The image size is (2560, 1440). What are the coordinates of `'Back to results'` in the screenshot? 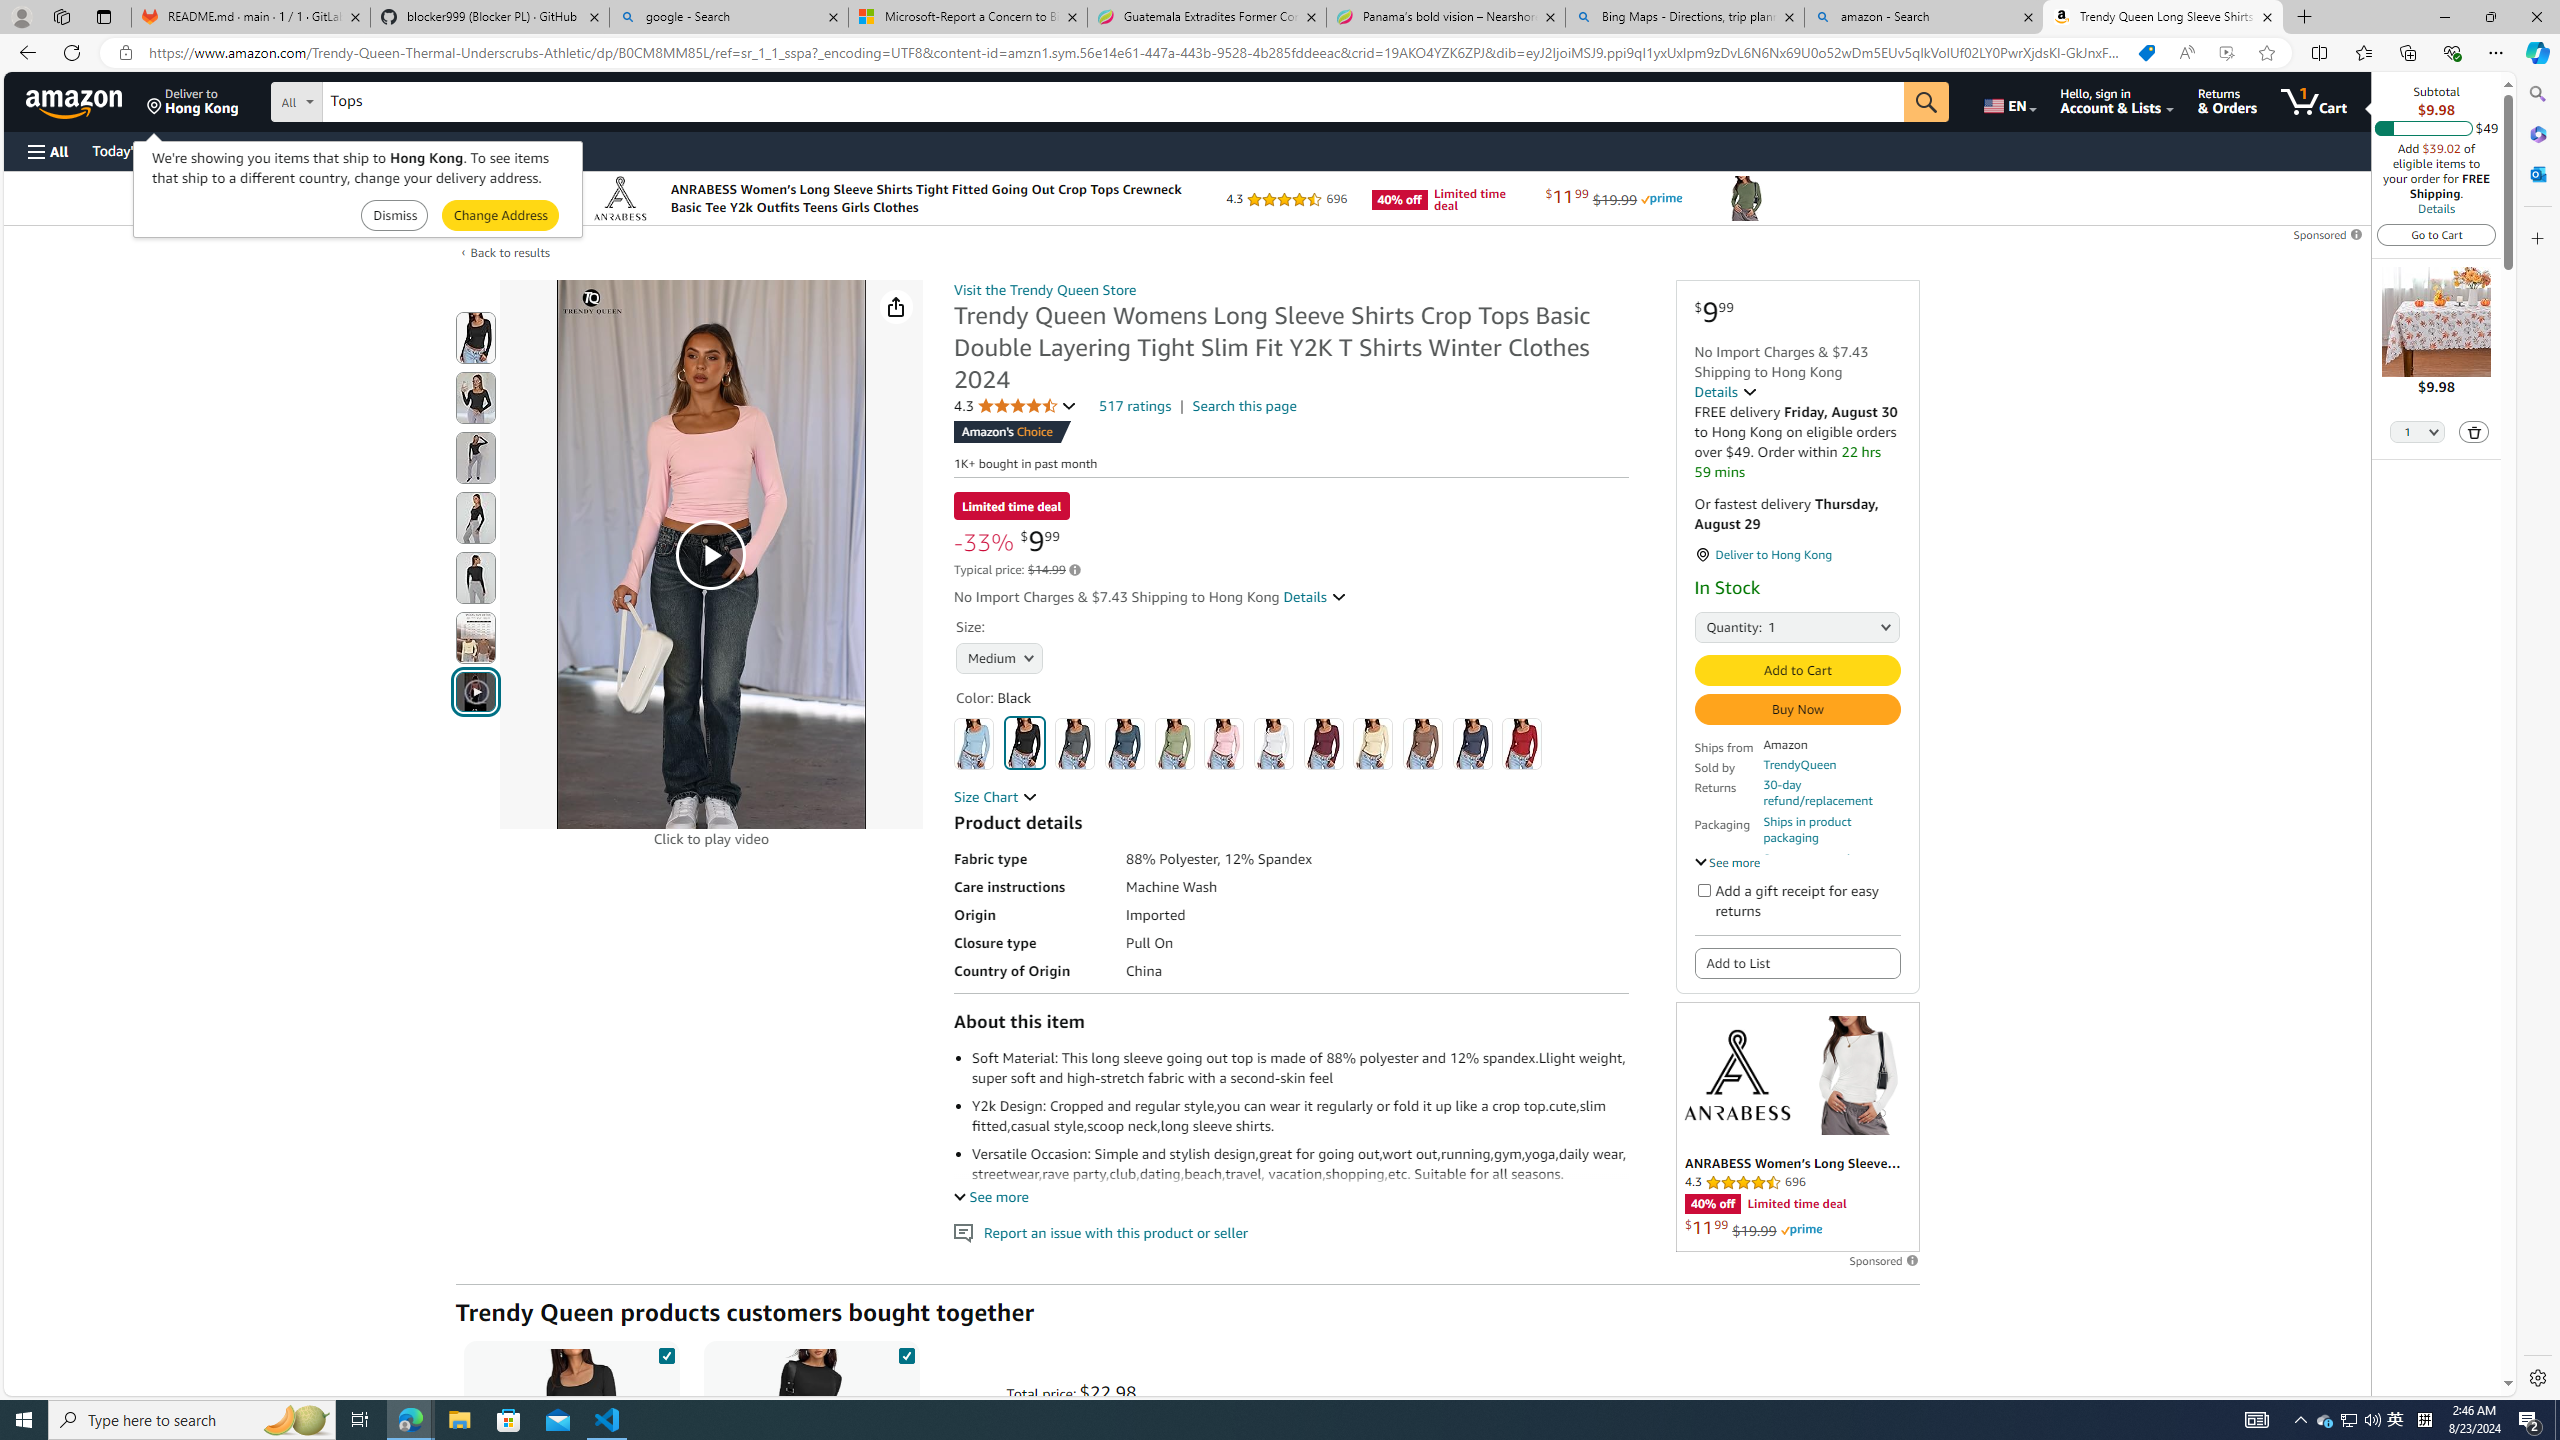 It's located at (509, 252).